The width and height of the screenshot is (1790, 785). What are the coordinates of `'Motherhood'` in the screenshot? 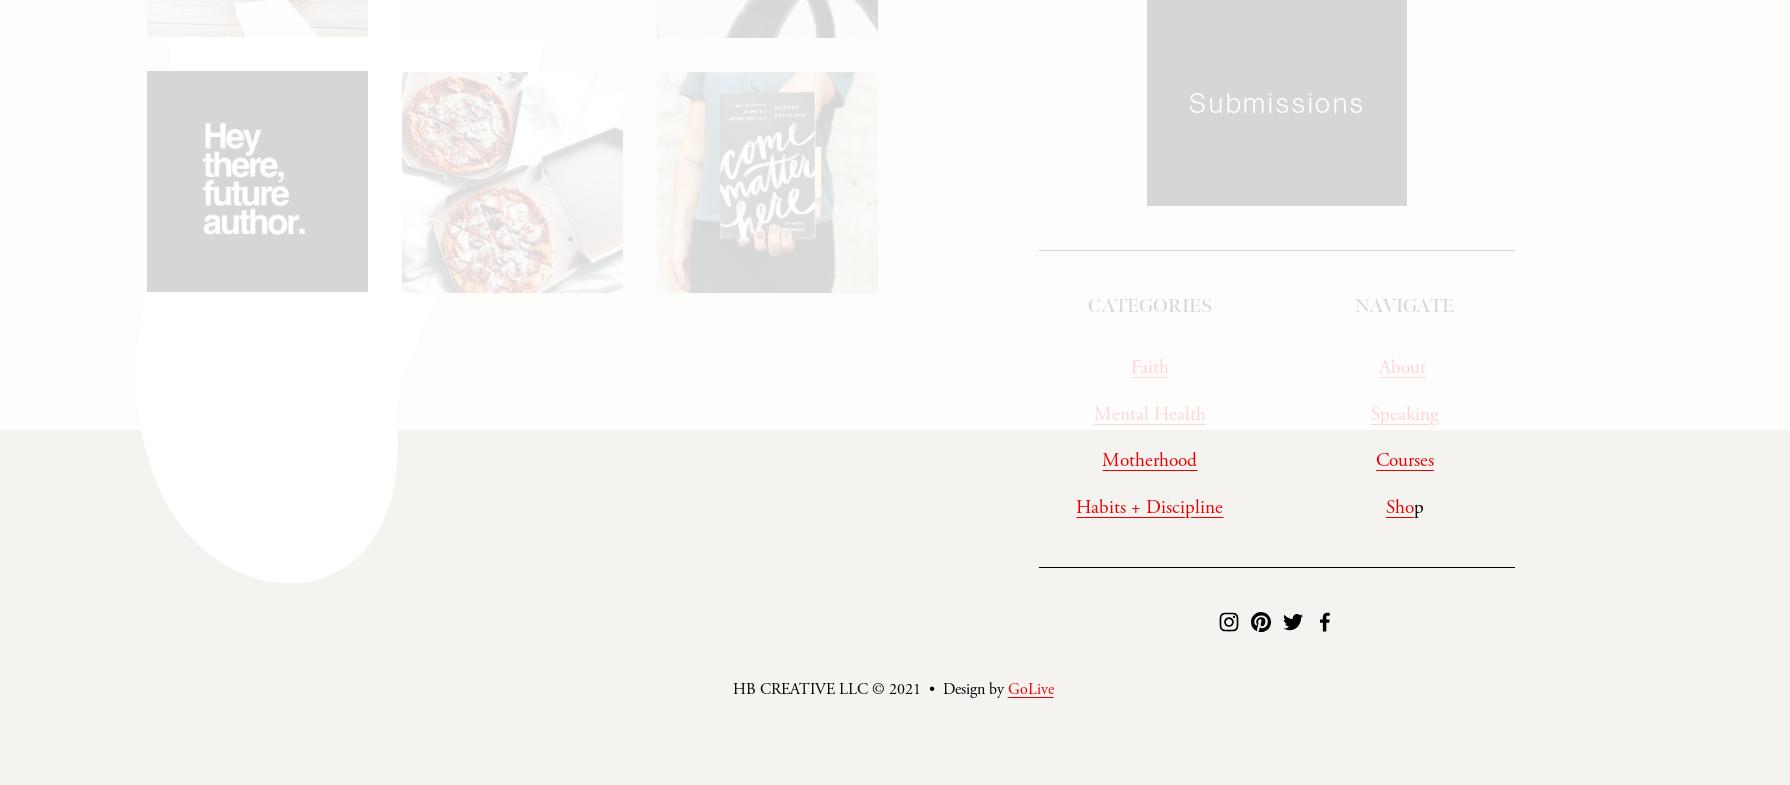 It's located at (1149, 467).